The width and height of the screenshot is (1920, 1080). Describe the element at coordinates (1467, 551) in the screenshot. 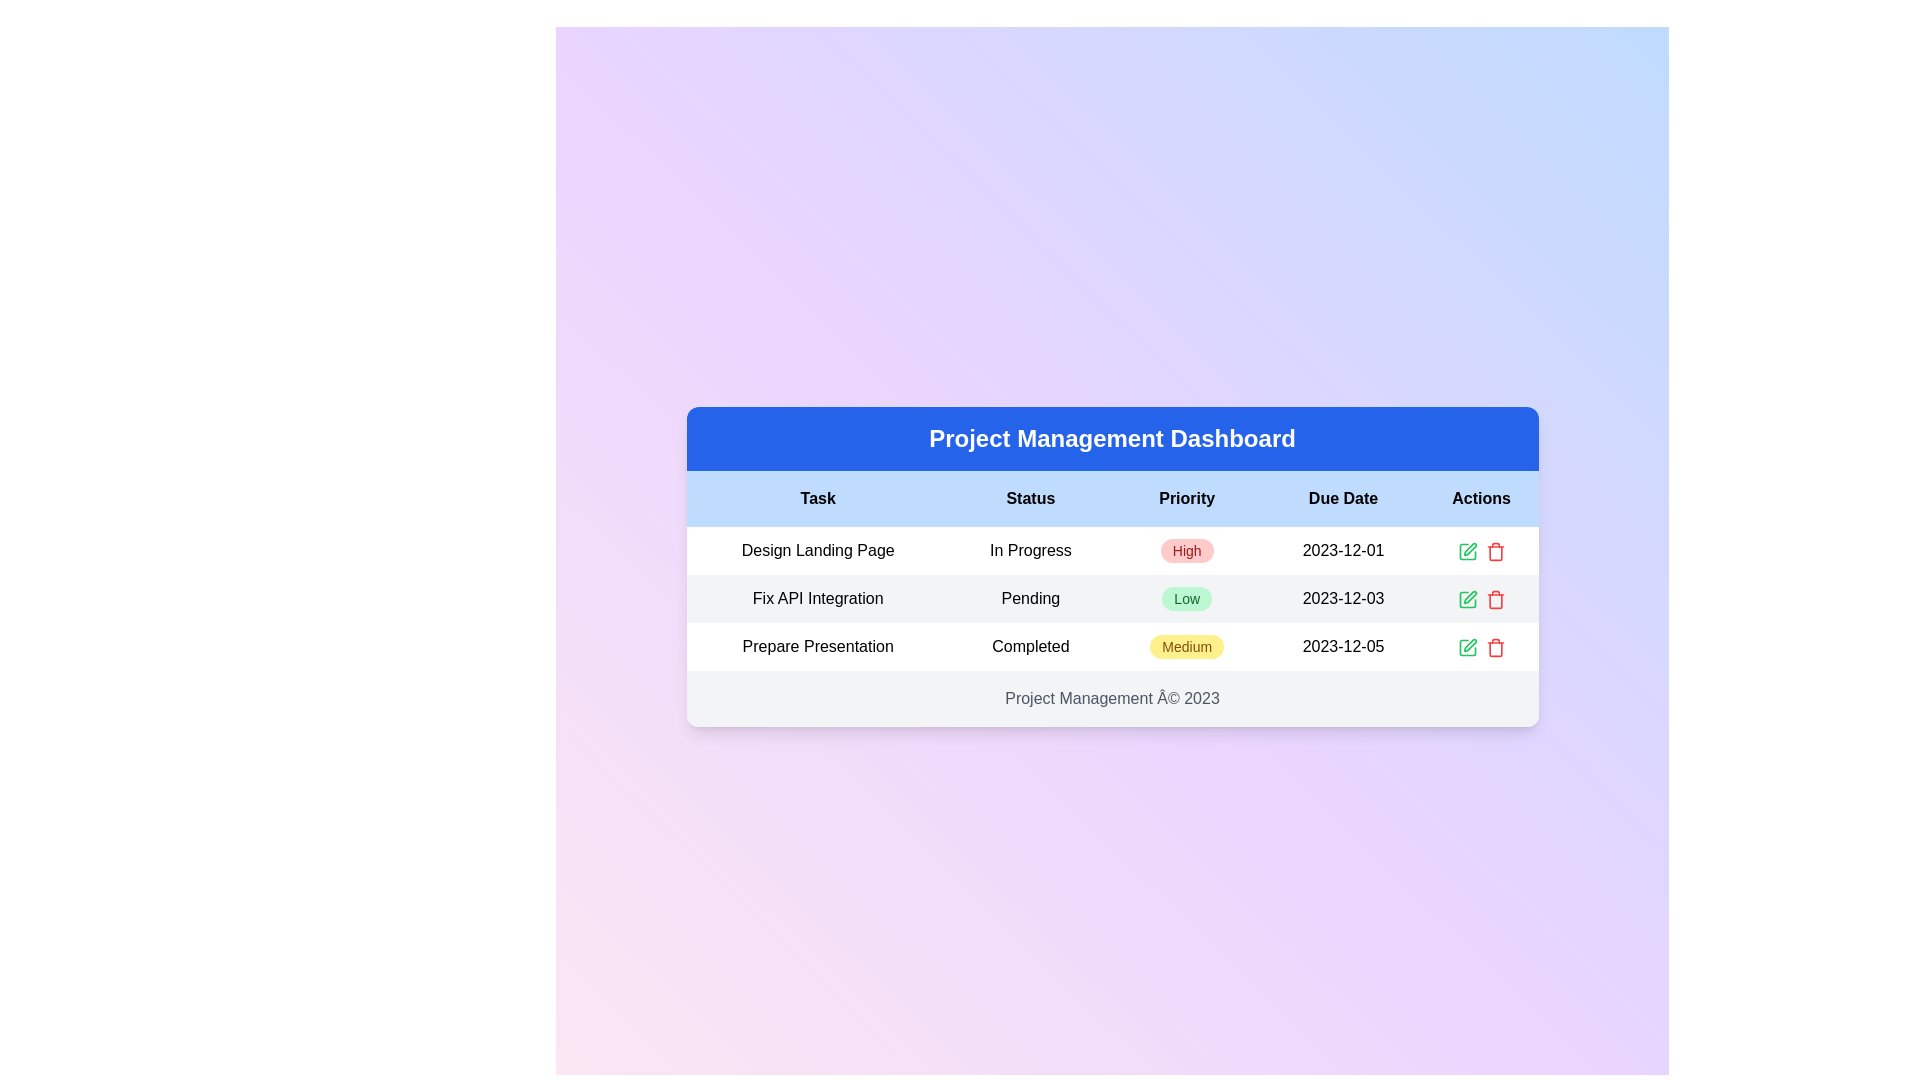

I see `the center of the edit icon located in the 'Actions' column of the second row ('Fix API Integration') in the project management table` at that location.